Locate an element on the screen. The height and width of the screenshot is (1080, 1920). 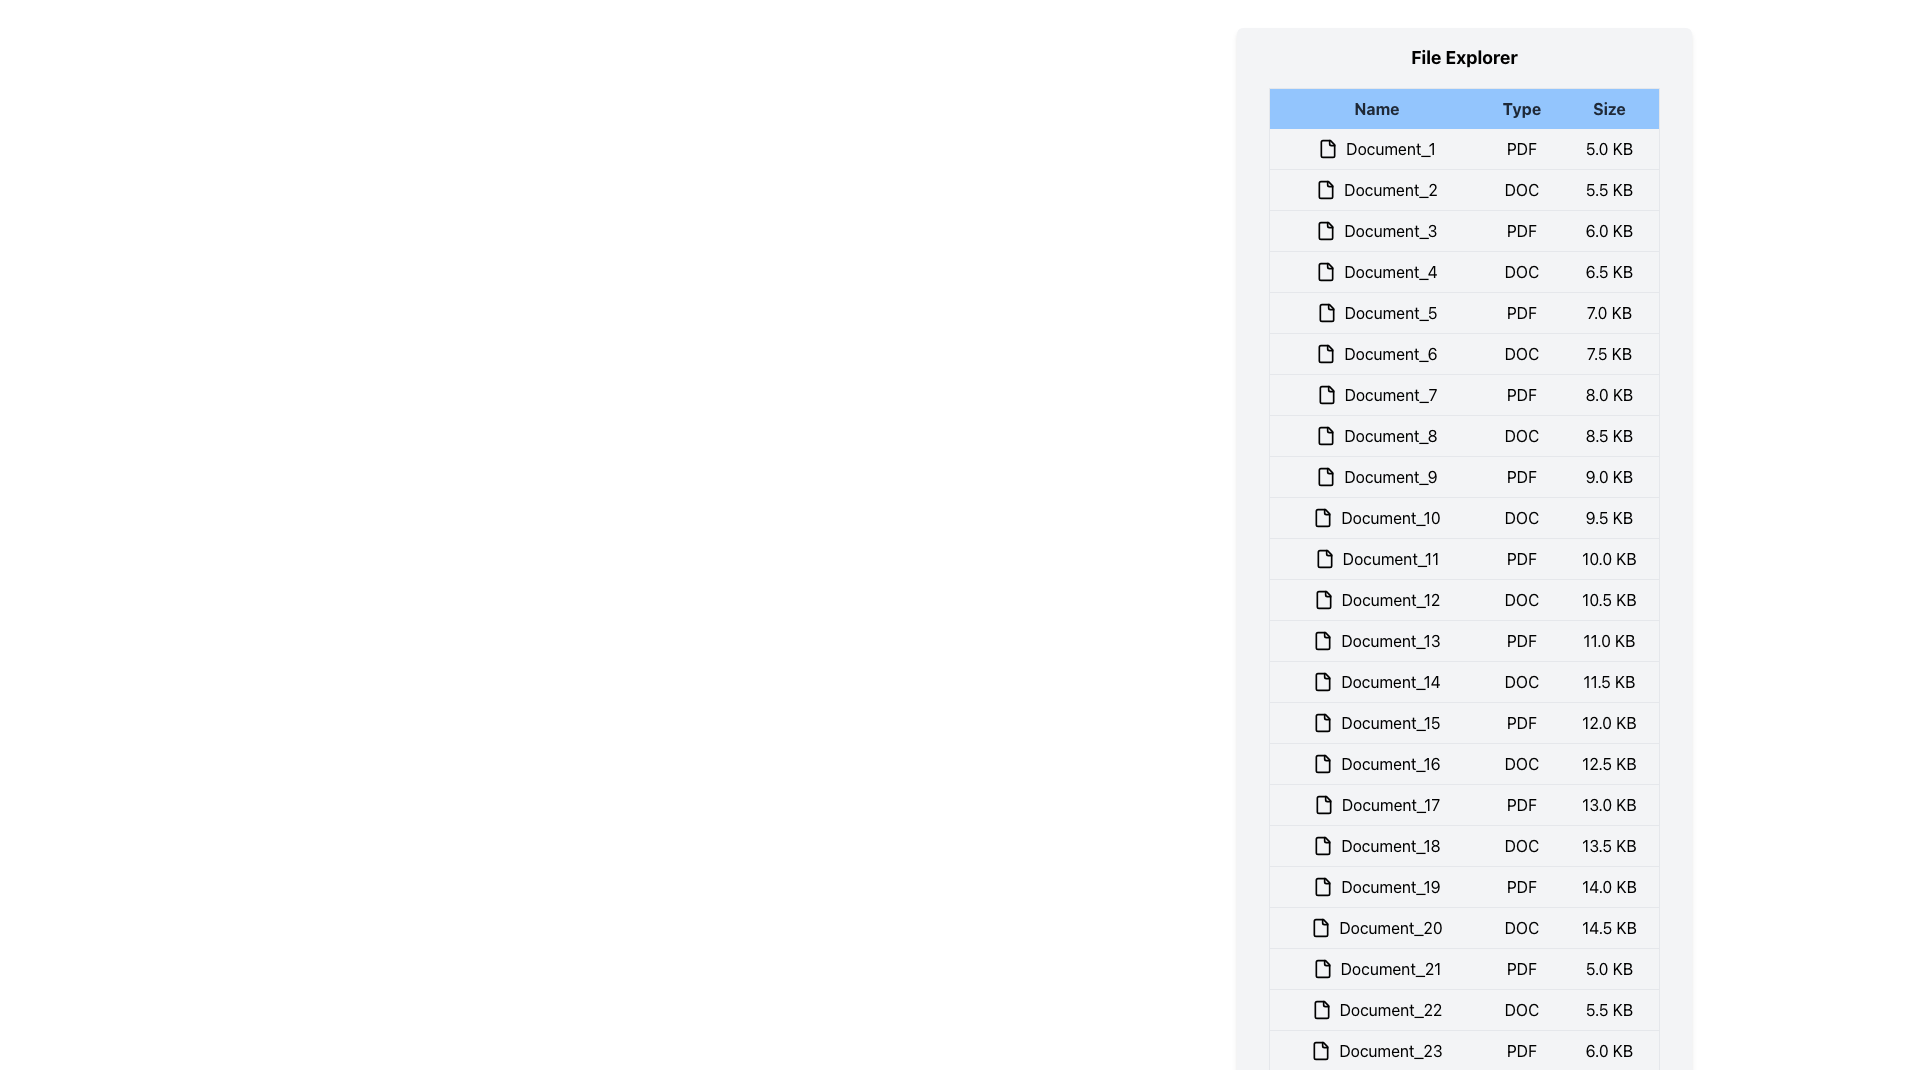
the 'Document_1' label and icon is located at coordinates (1376, 148).